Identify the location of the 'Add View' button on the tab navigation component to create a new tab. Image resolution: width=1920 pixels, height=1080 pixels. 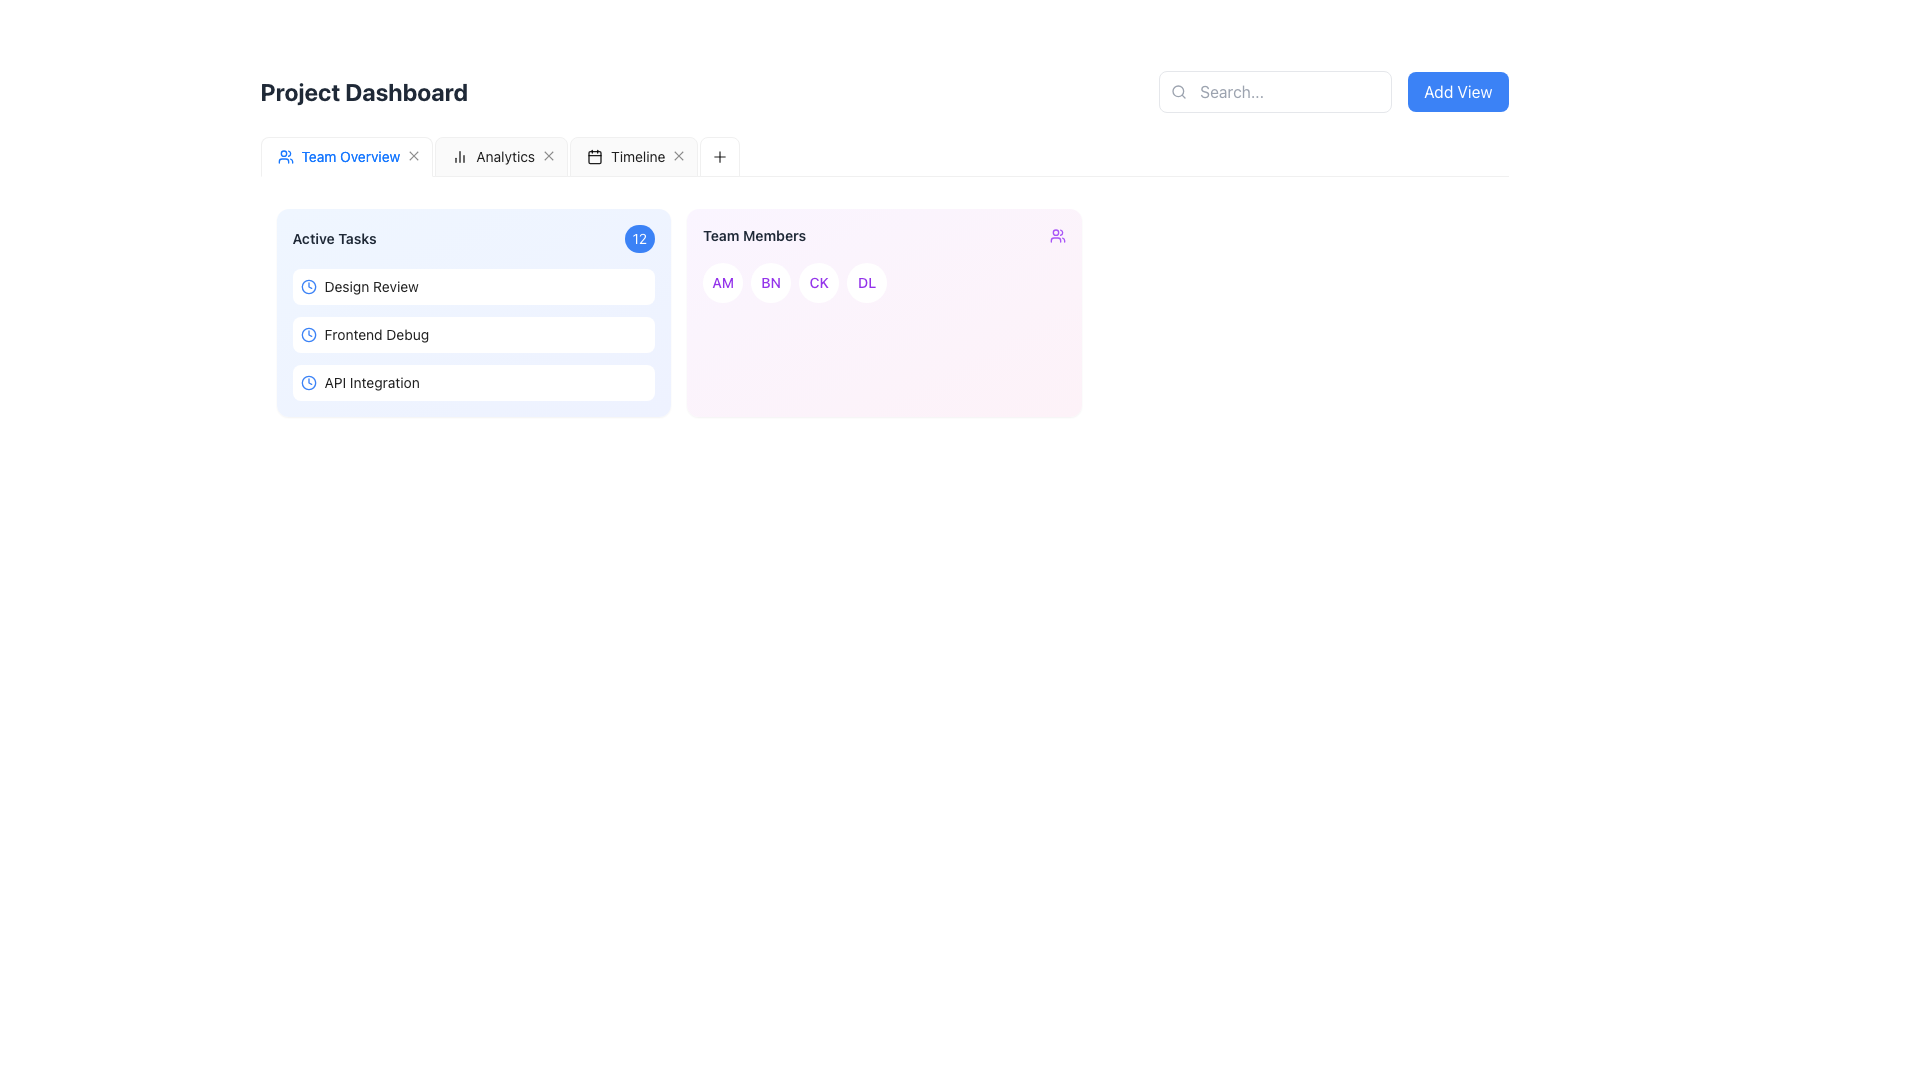
(883, 156).